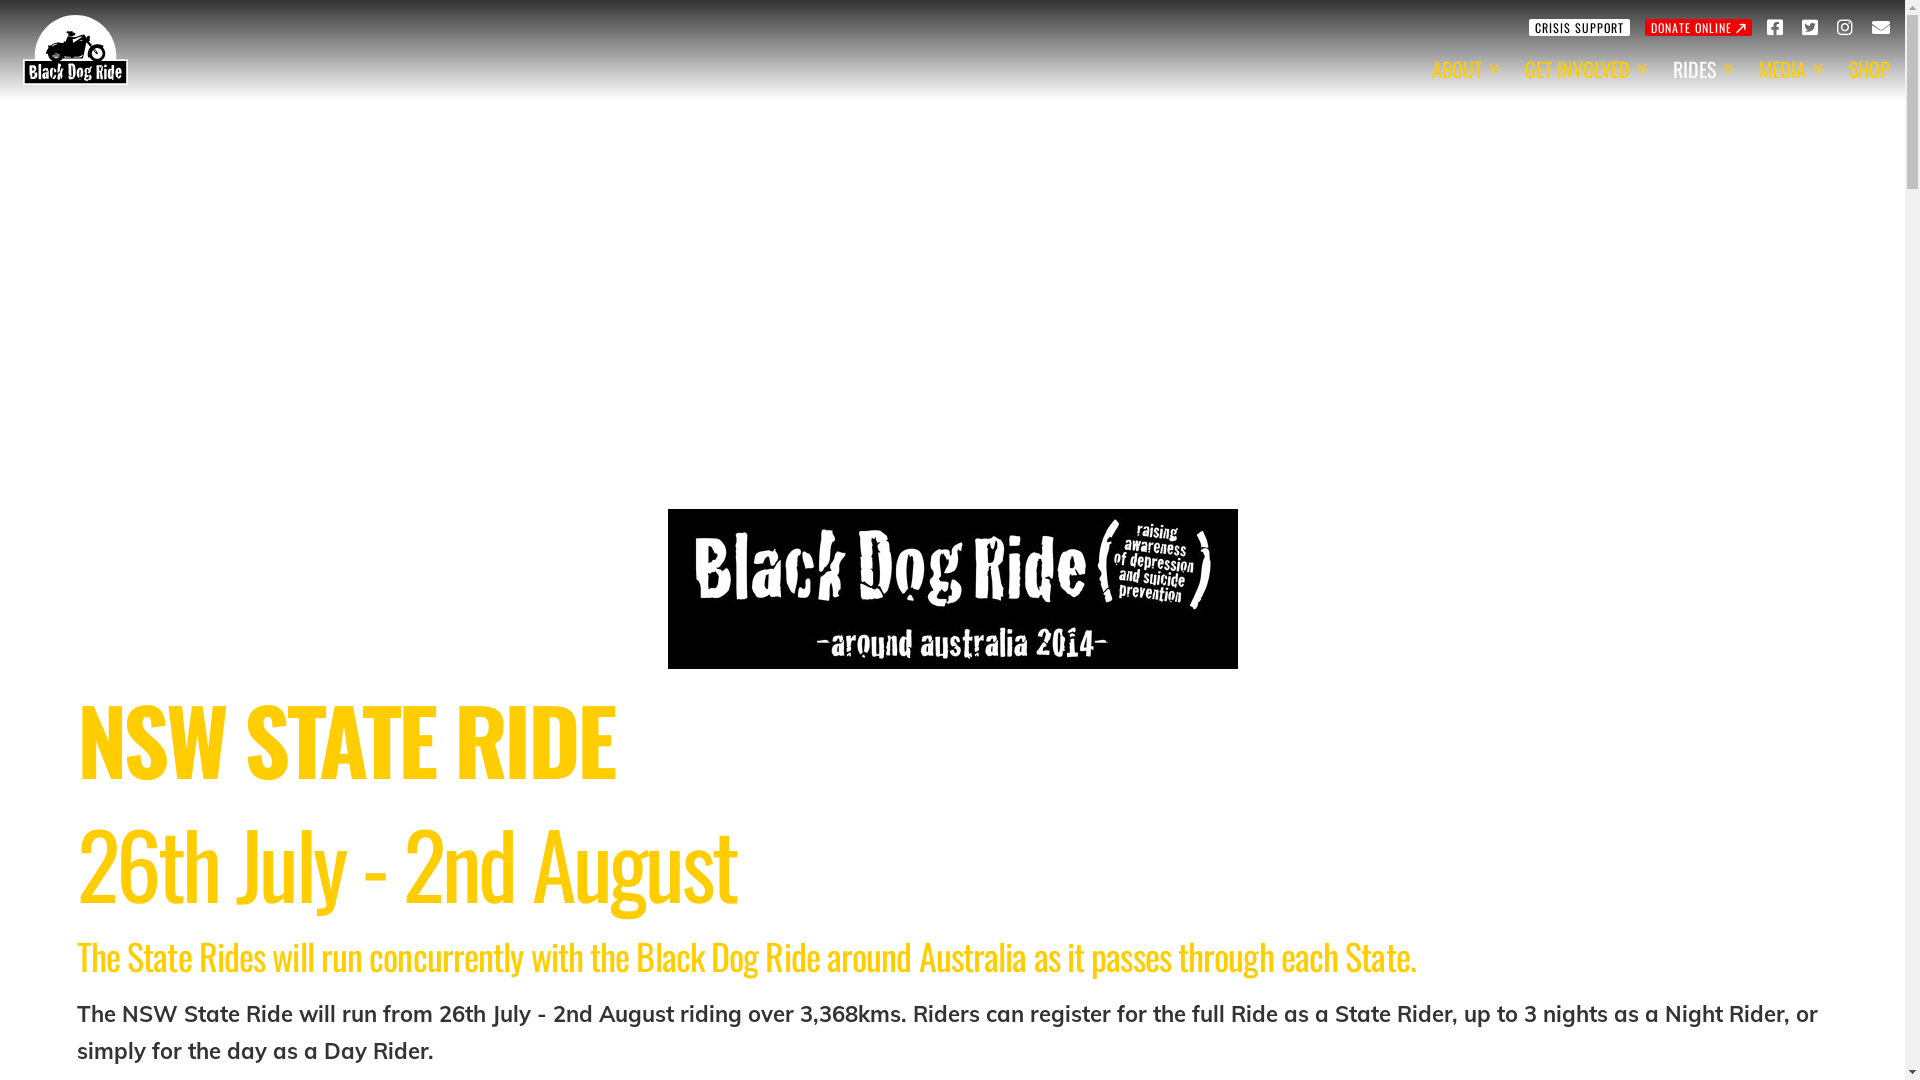  I want to click on 'MEDIA', so click(1789, 68).